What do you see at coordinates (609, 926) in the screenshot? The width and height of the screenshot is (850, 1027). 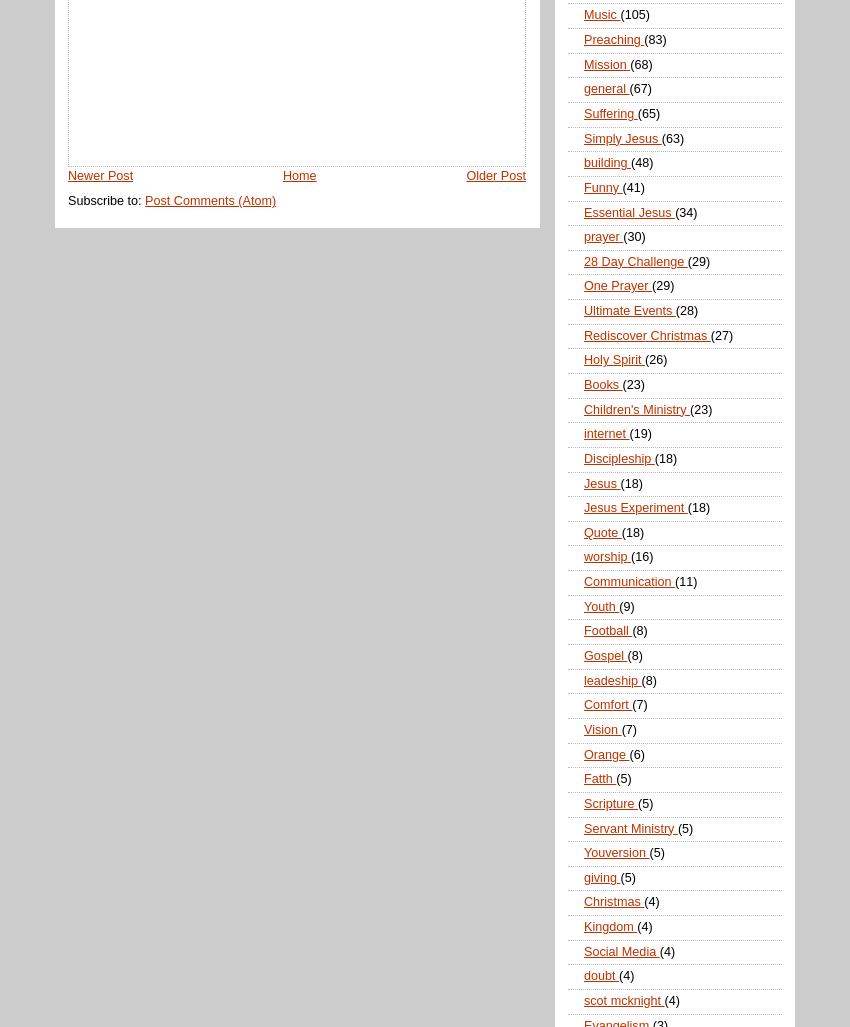 I see `'Kingdom'` at bounding box center [609, 926].